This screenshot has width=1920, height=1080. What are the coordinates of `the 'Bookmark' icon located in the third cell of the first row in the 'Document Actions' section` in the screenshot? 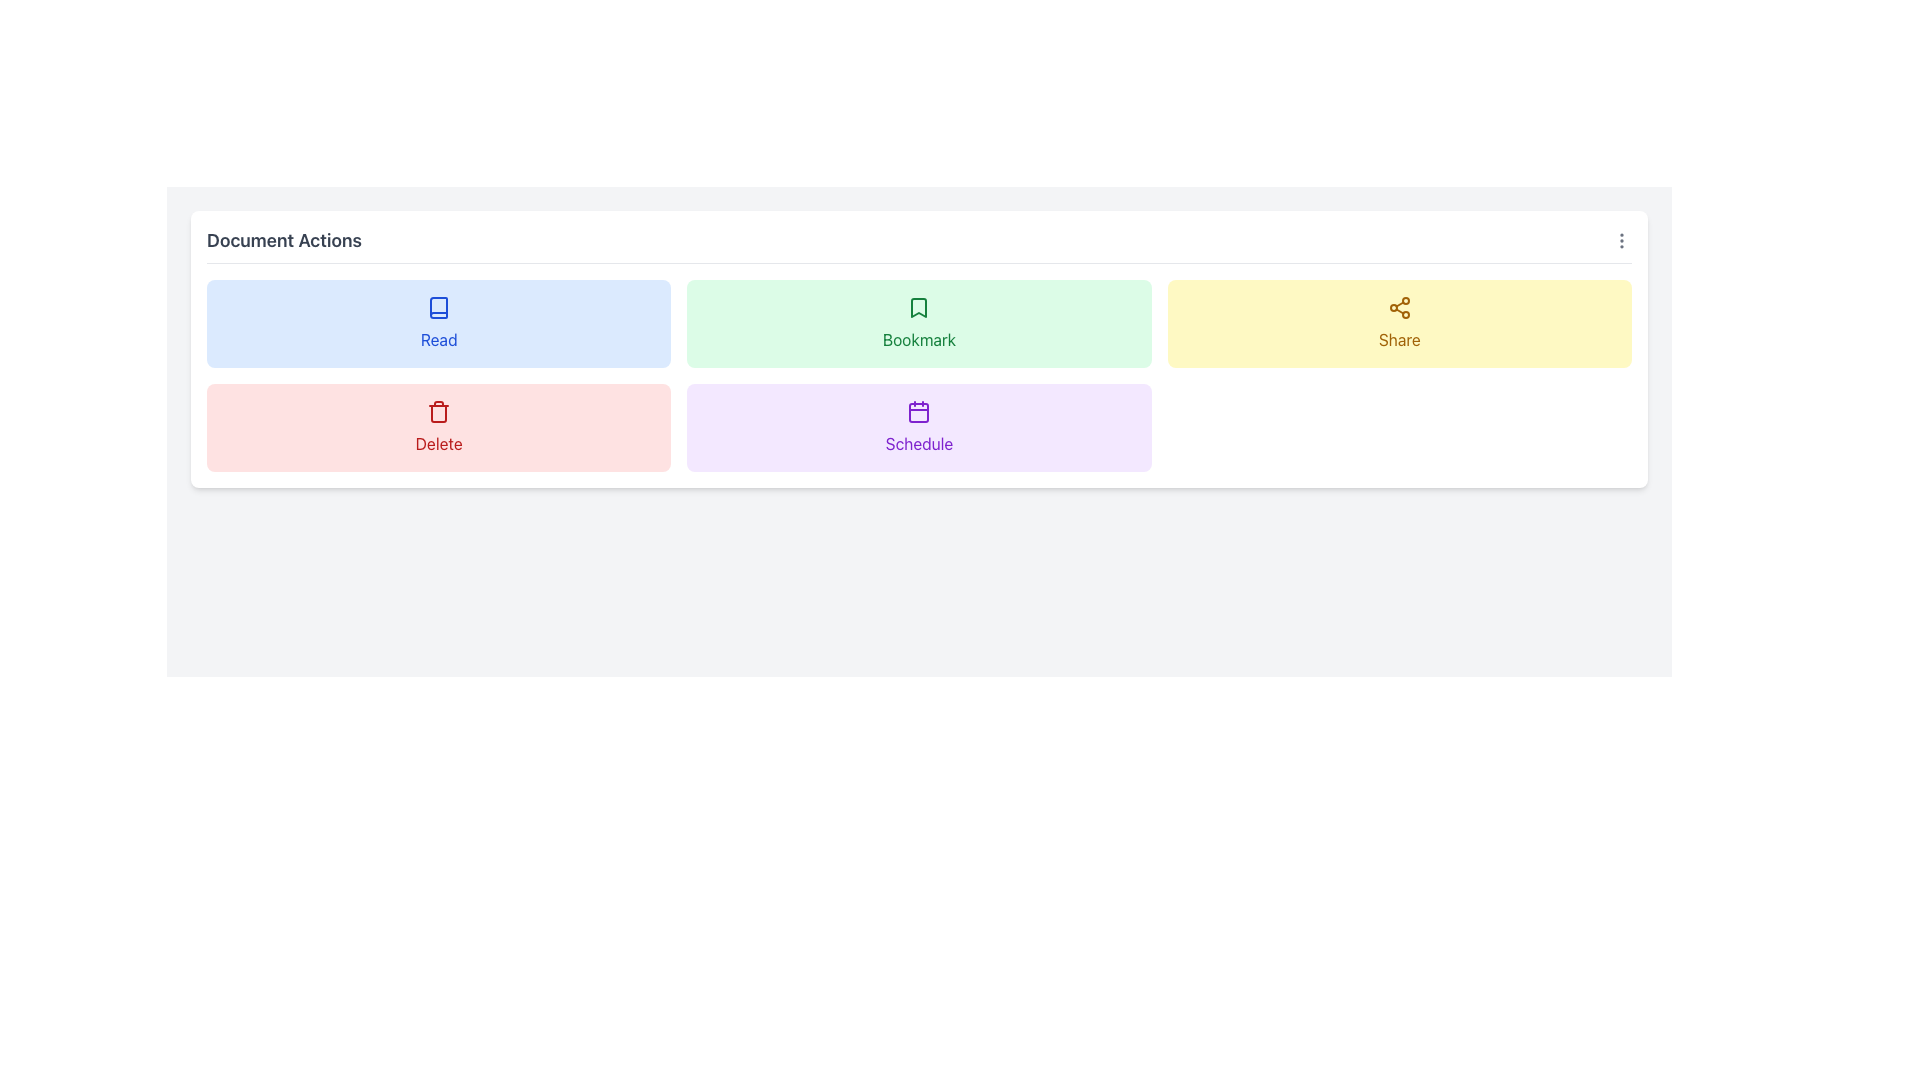 It's located at (918, 308).